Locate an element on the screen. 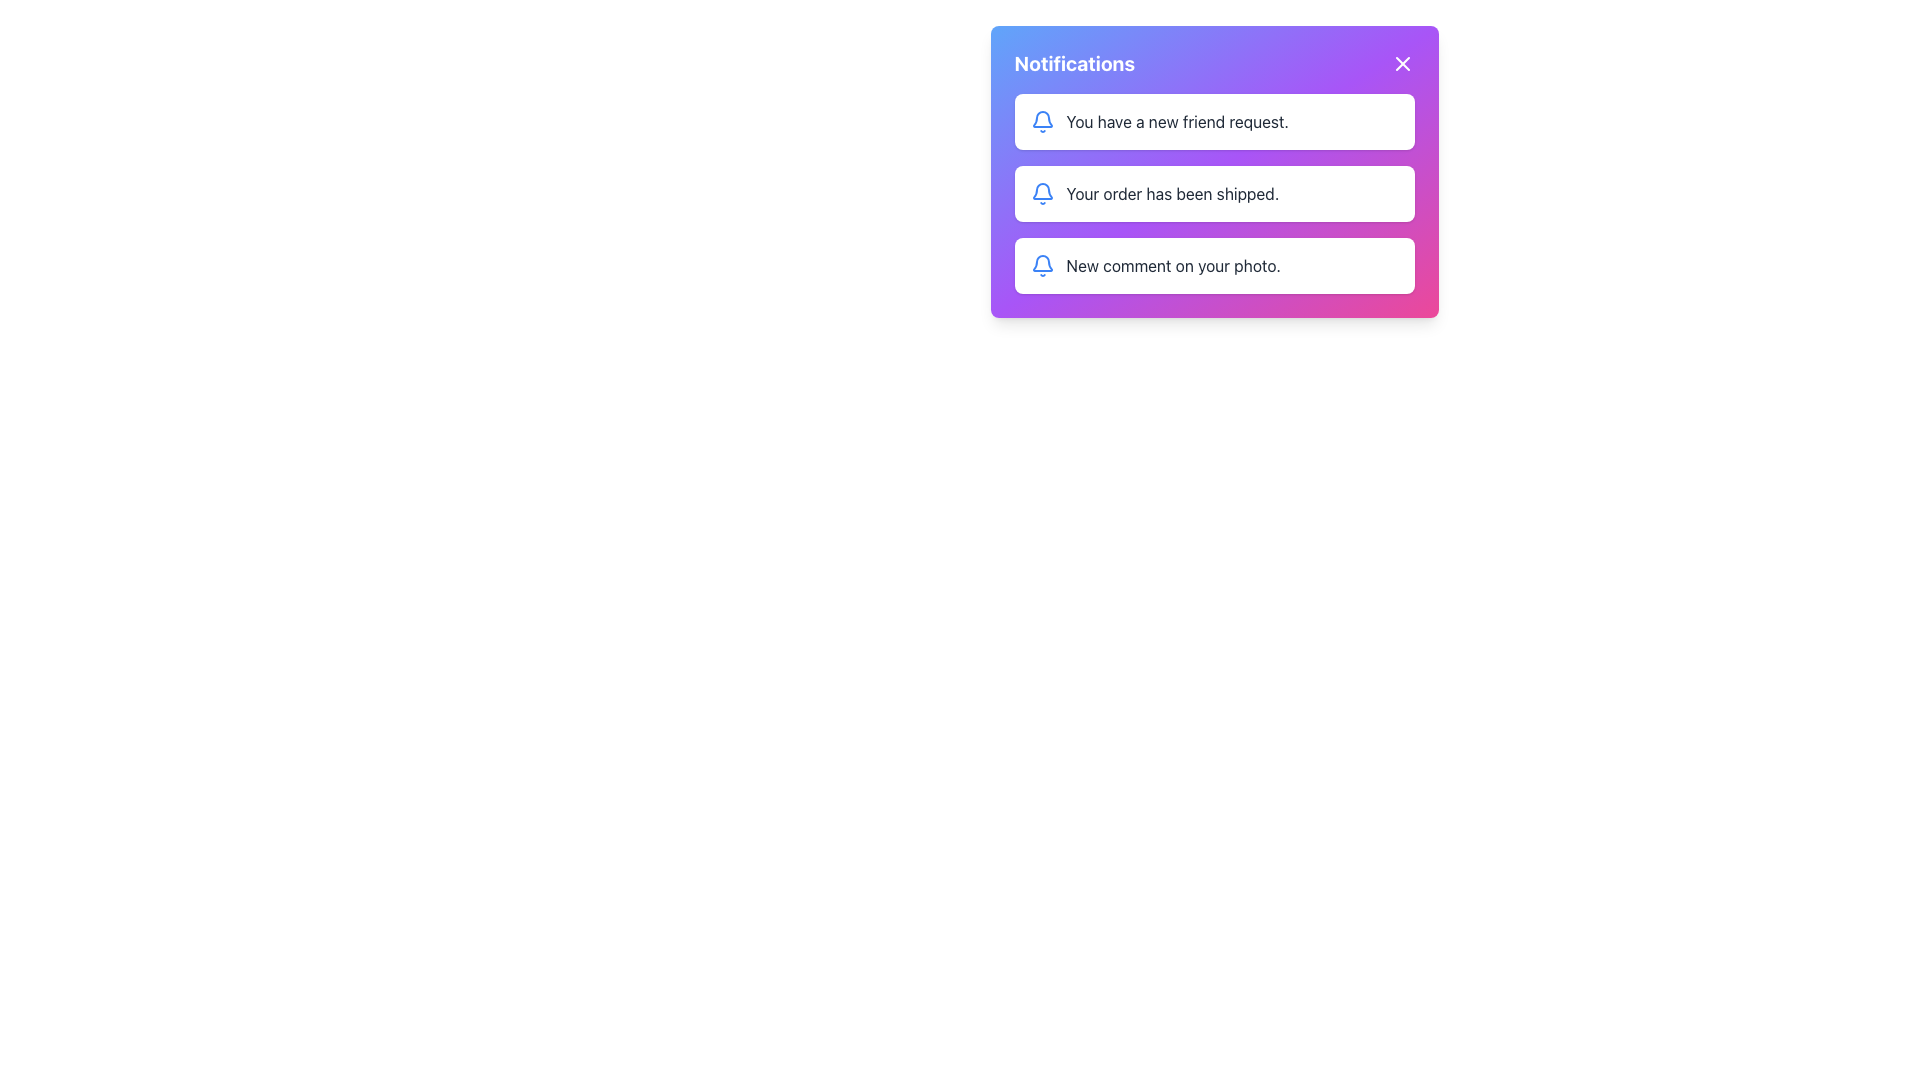  the close icon represented by an 'X' shape in the upper-right corner of the notification panel is located at coordinates (1401, 63).